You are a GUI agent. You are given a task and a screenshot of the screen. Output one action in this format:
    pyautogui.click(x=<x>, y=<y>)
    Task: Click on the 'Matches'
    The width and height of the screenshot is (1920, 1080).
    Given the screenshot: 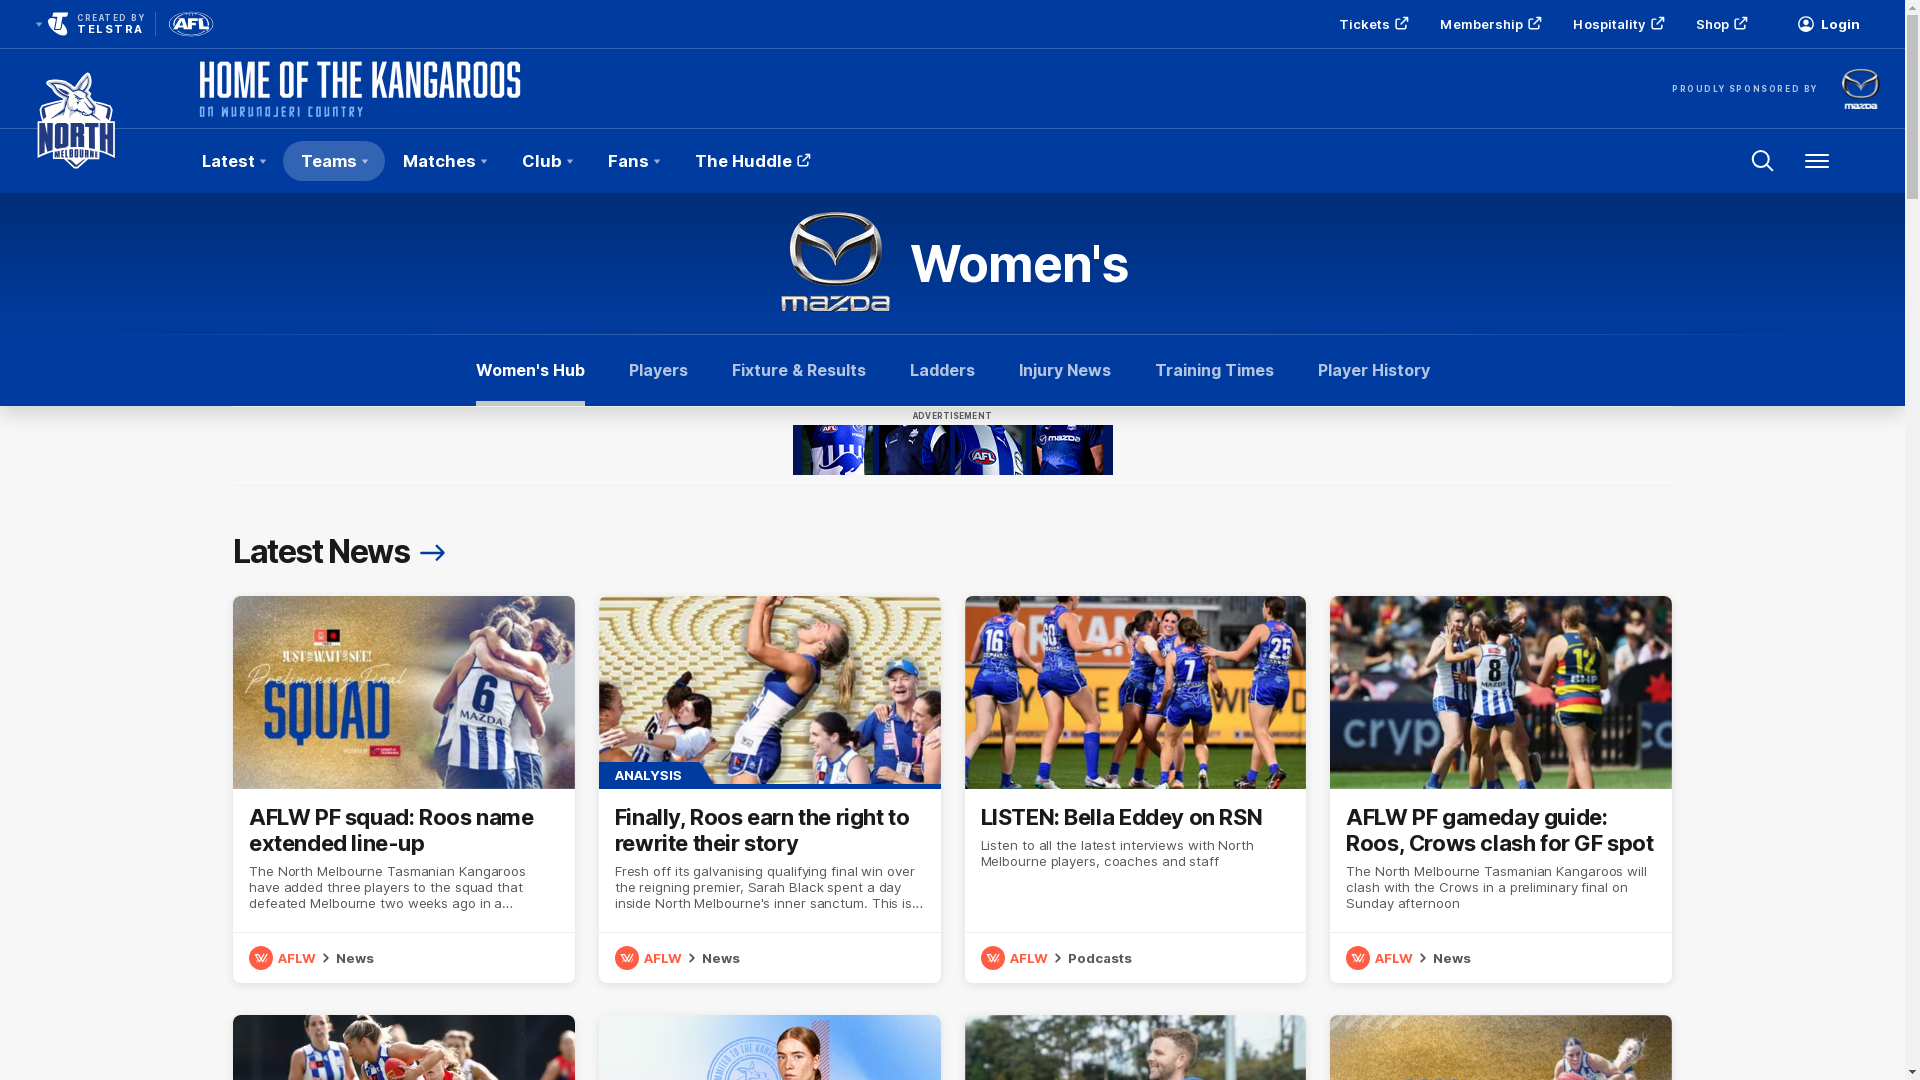 What is the action you would take?
    pyautogui.click(x=384, y=160)
    